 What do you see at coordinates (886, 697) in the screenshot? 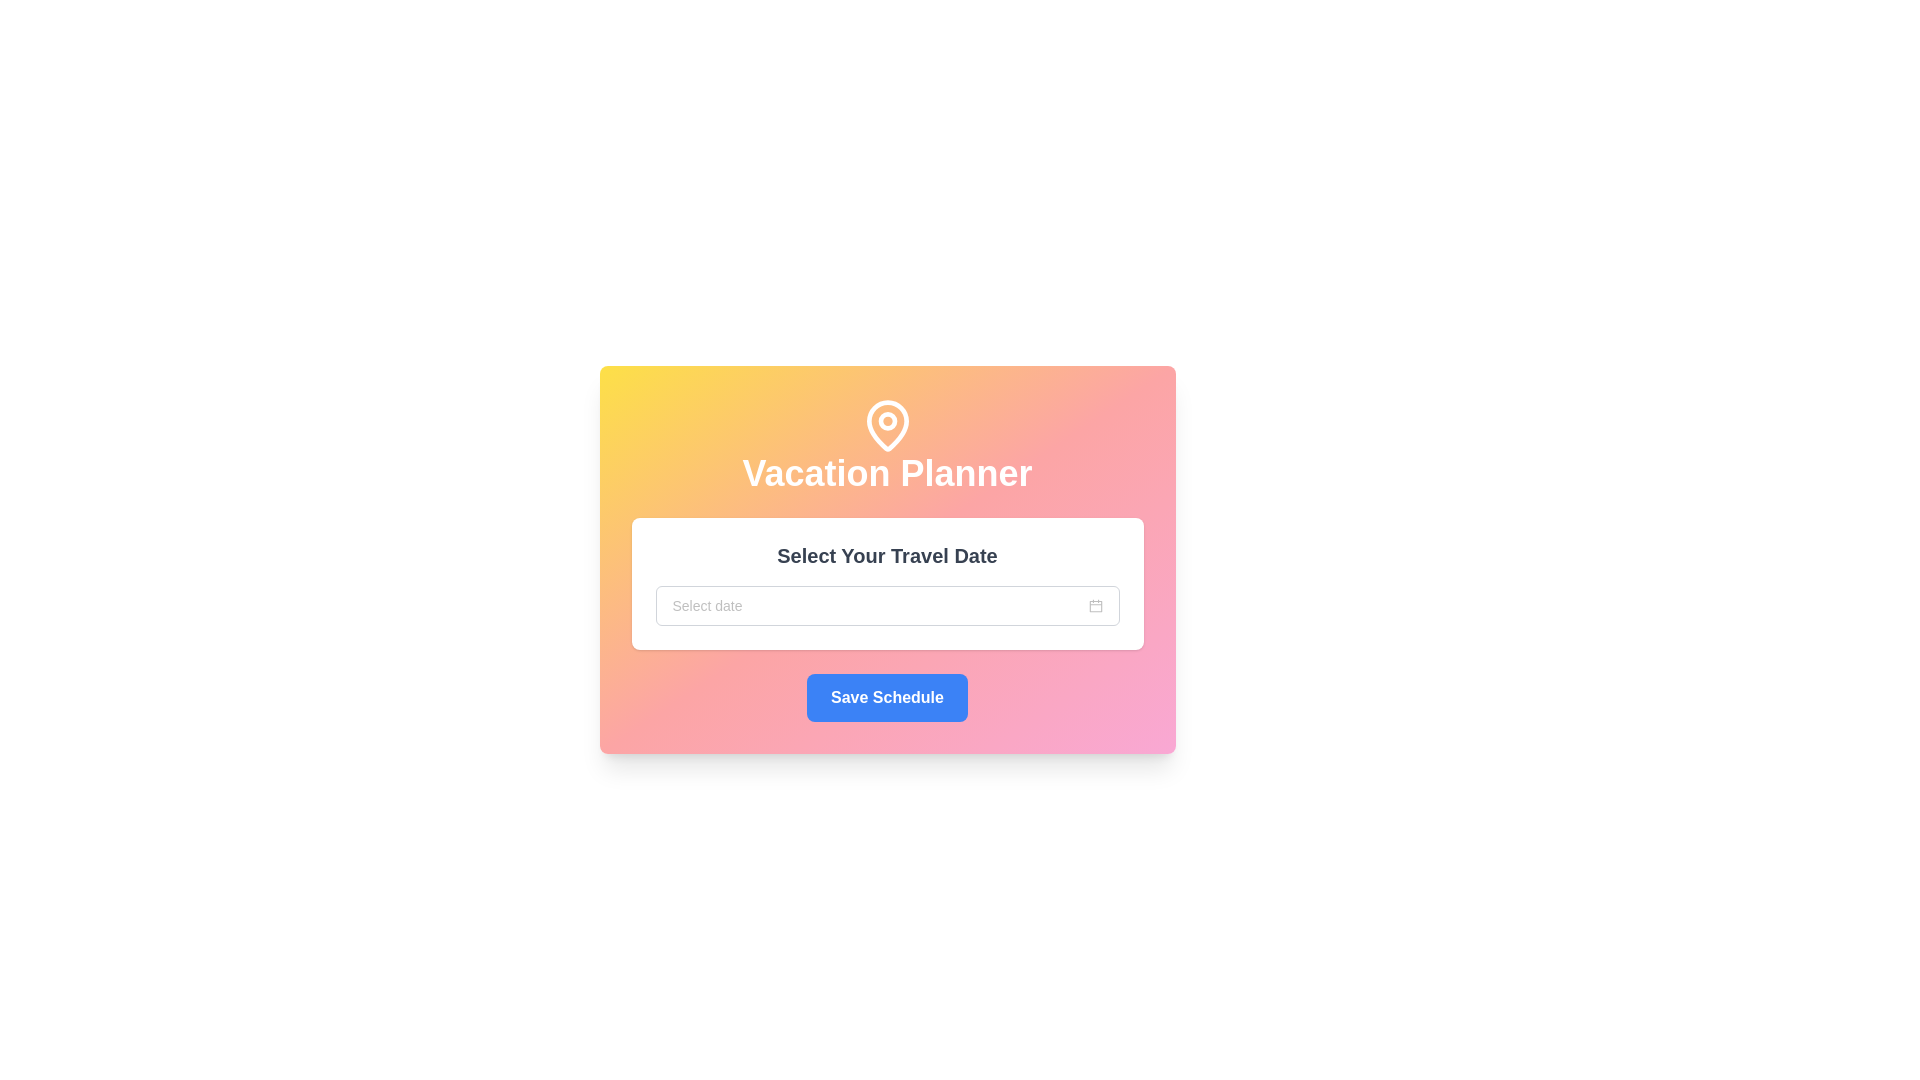
I see `the 'Save Schedule' button using keyboard navigation to focus on it` at bounding box center [886, 697].